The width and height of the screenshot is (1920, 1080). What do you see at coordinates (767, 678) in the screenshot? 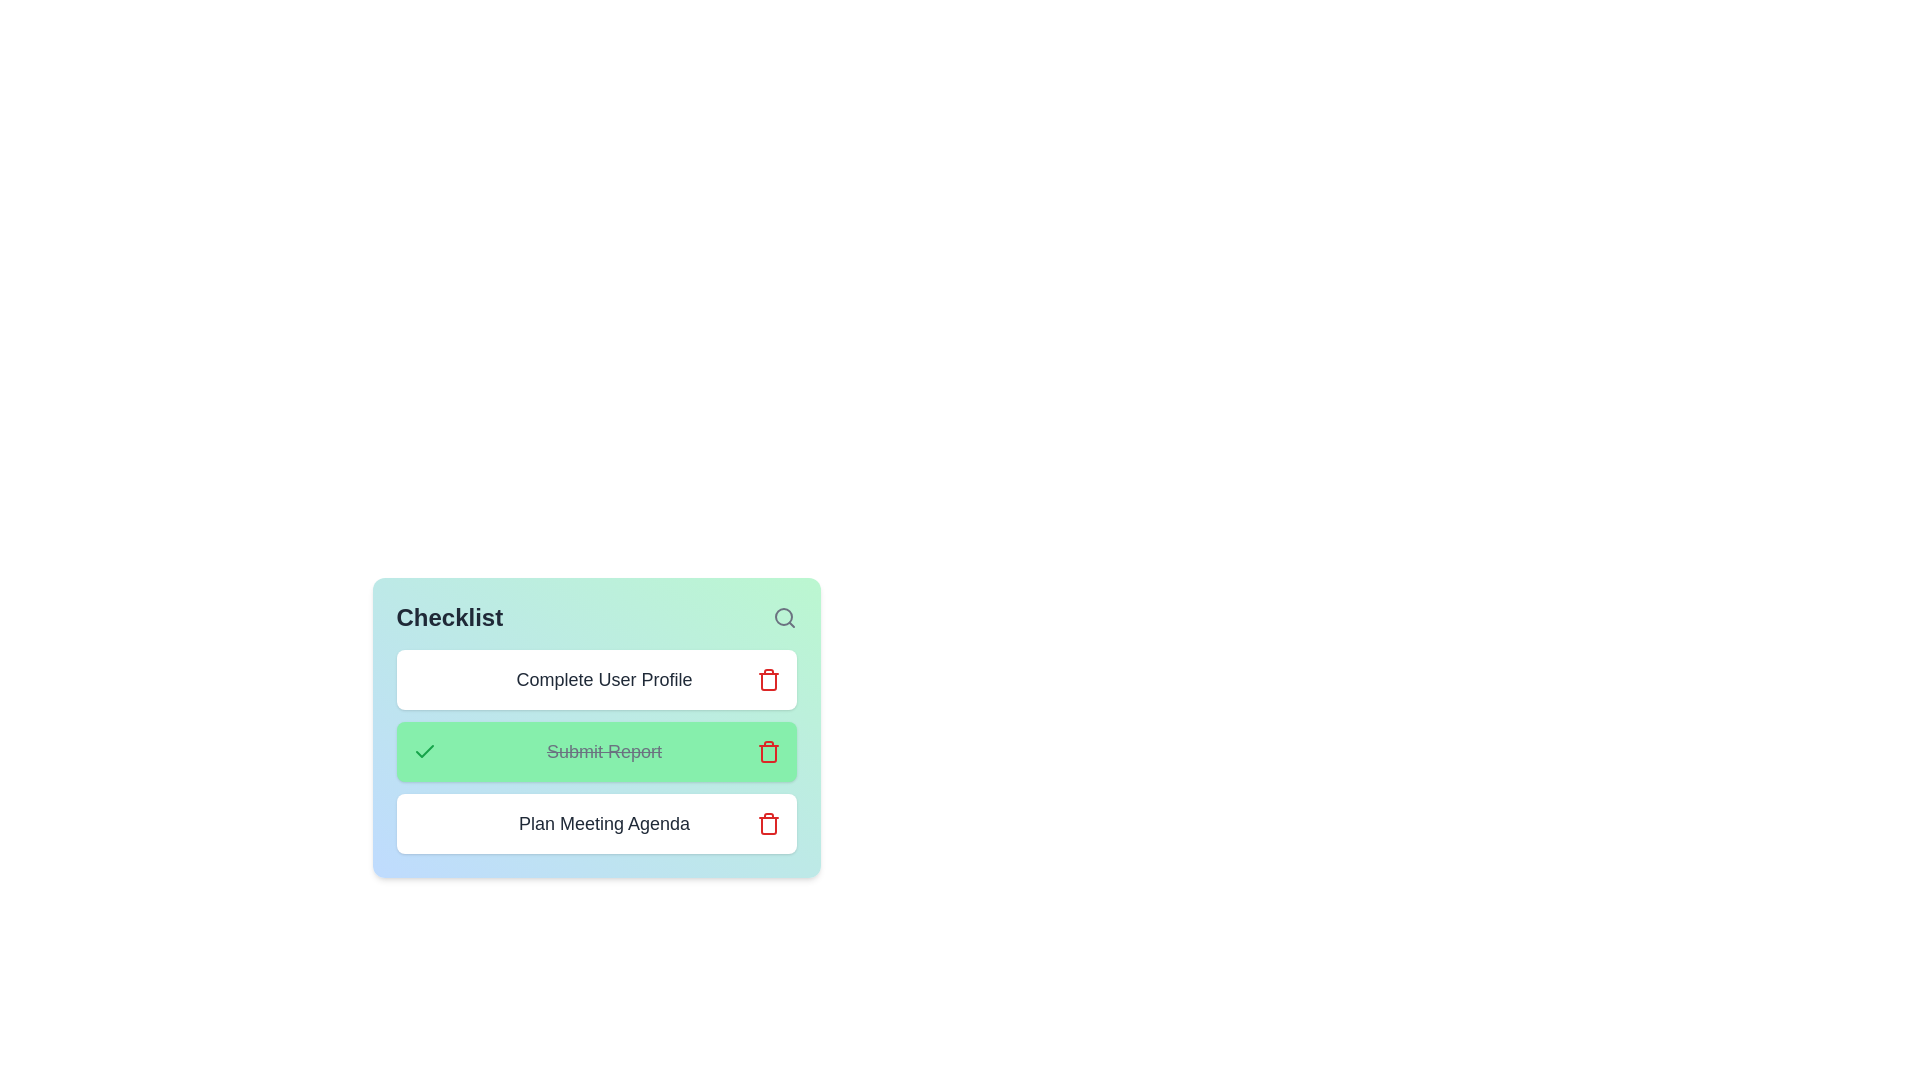
I see `trash icon next to the task named 'Complete User Profile' to delete it` at bounding box center [767, 678].